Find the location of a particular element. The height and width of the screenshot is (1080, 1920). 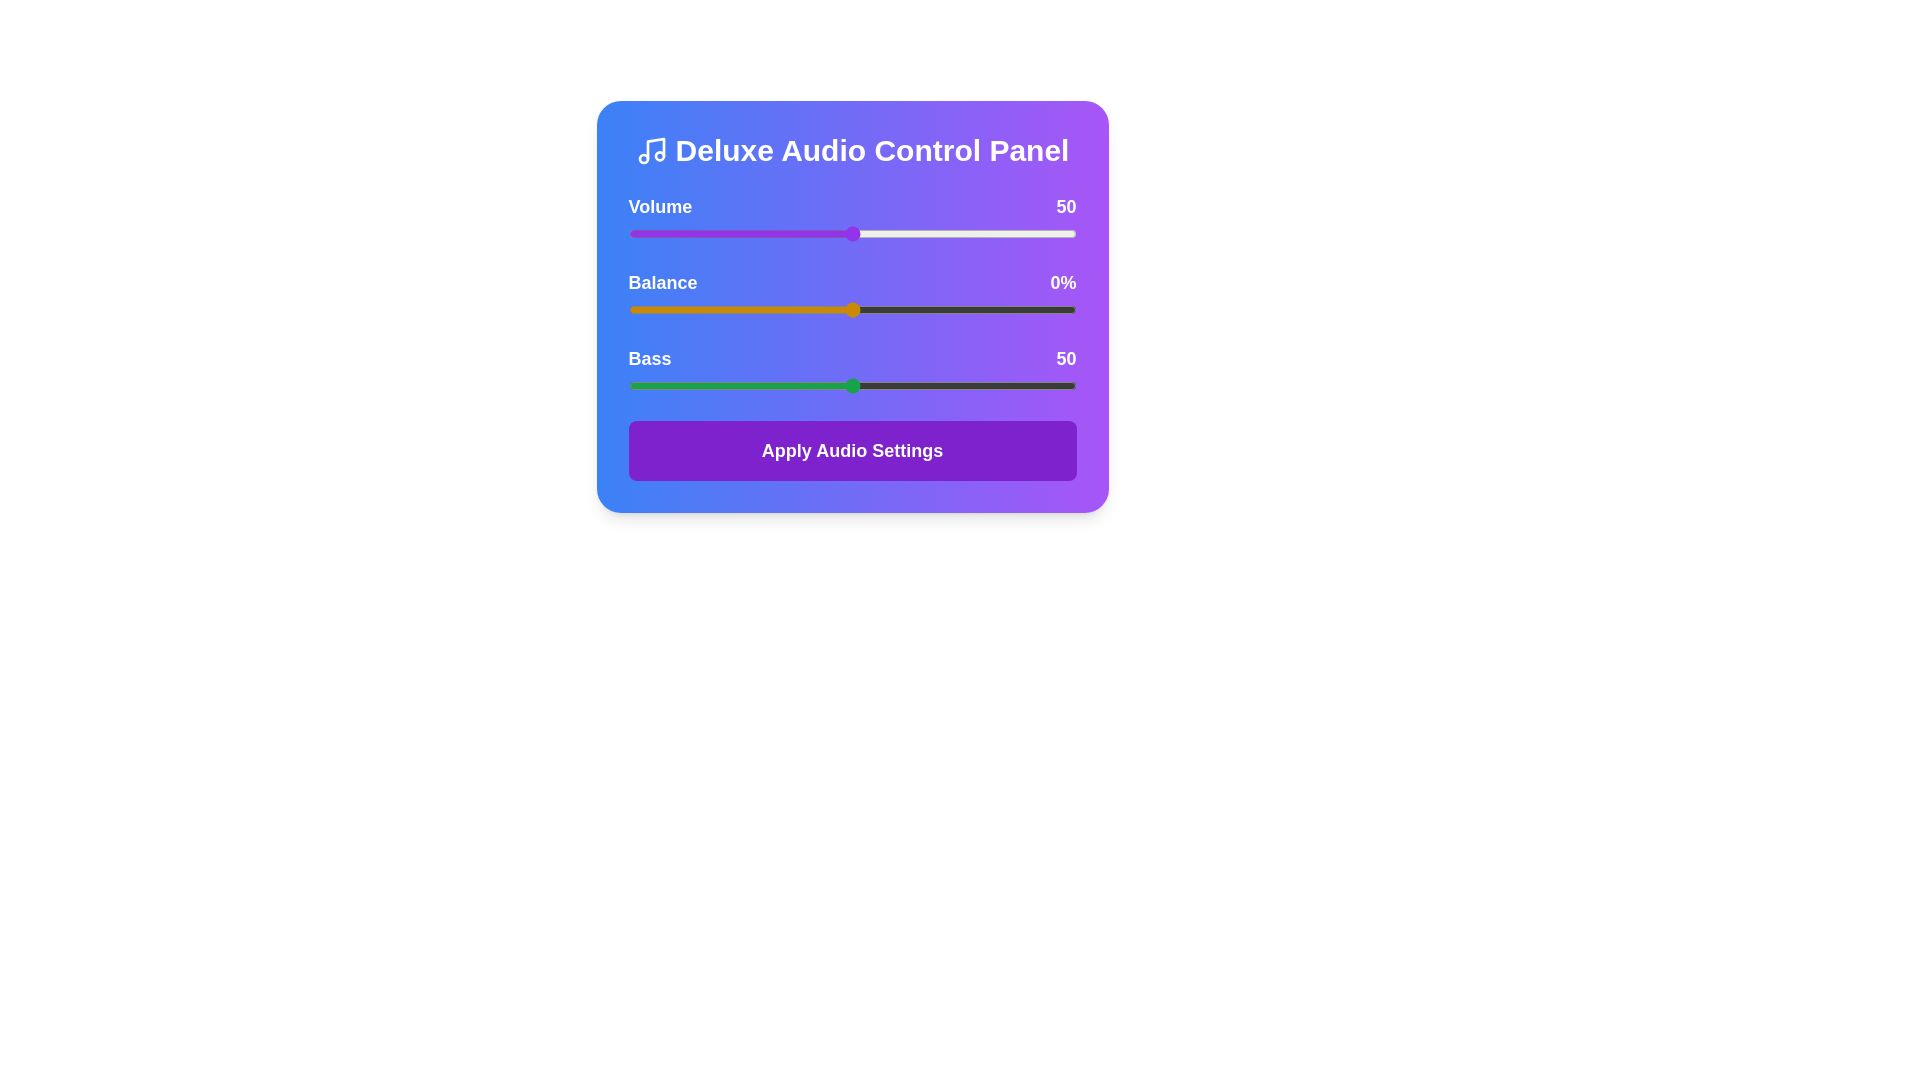

the balance slider is located at coordinates (1062, 309).